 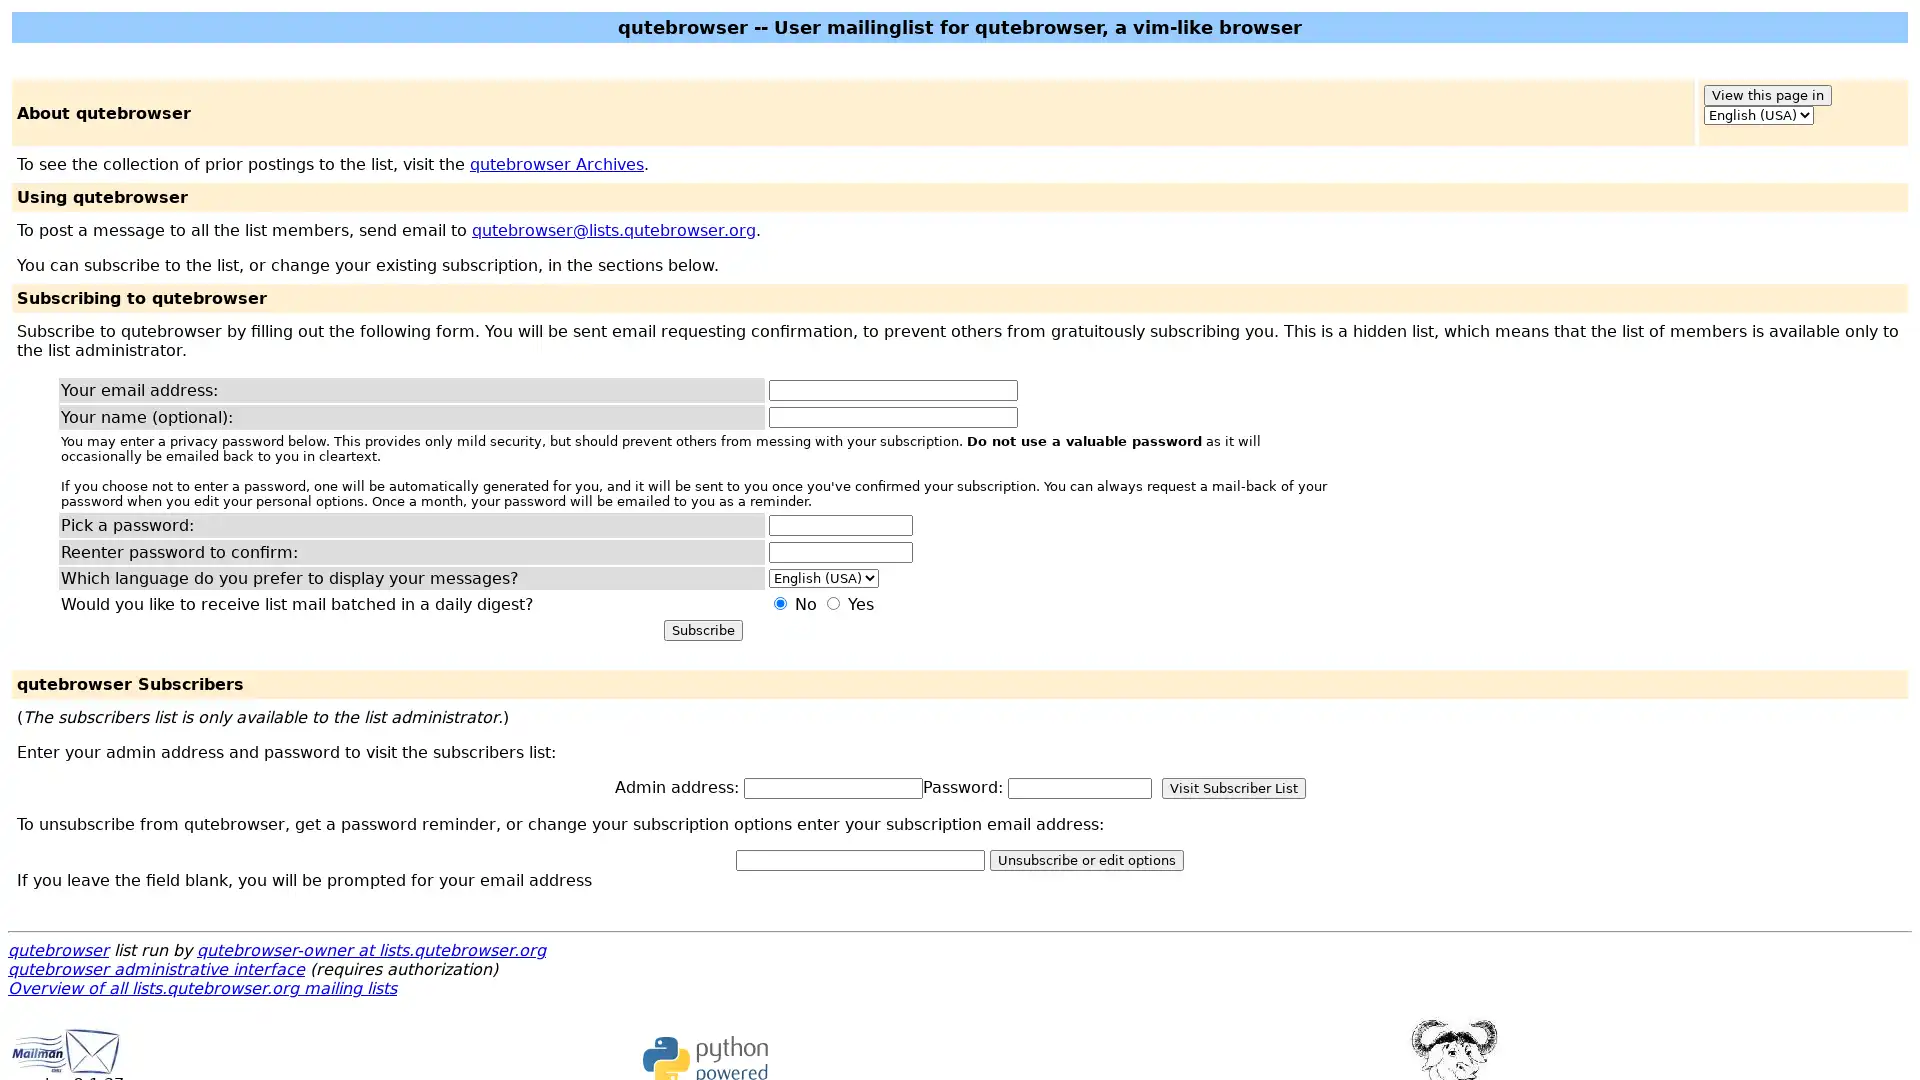 I want to click on View this page in, so click(x=1766, y=95).